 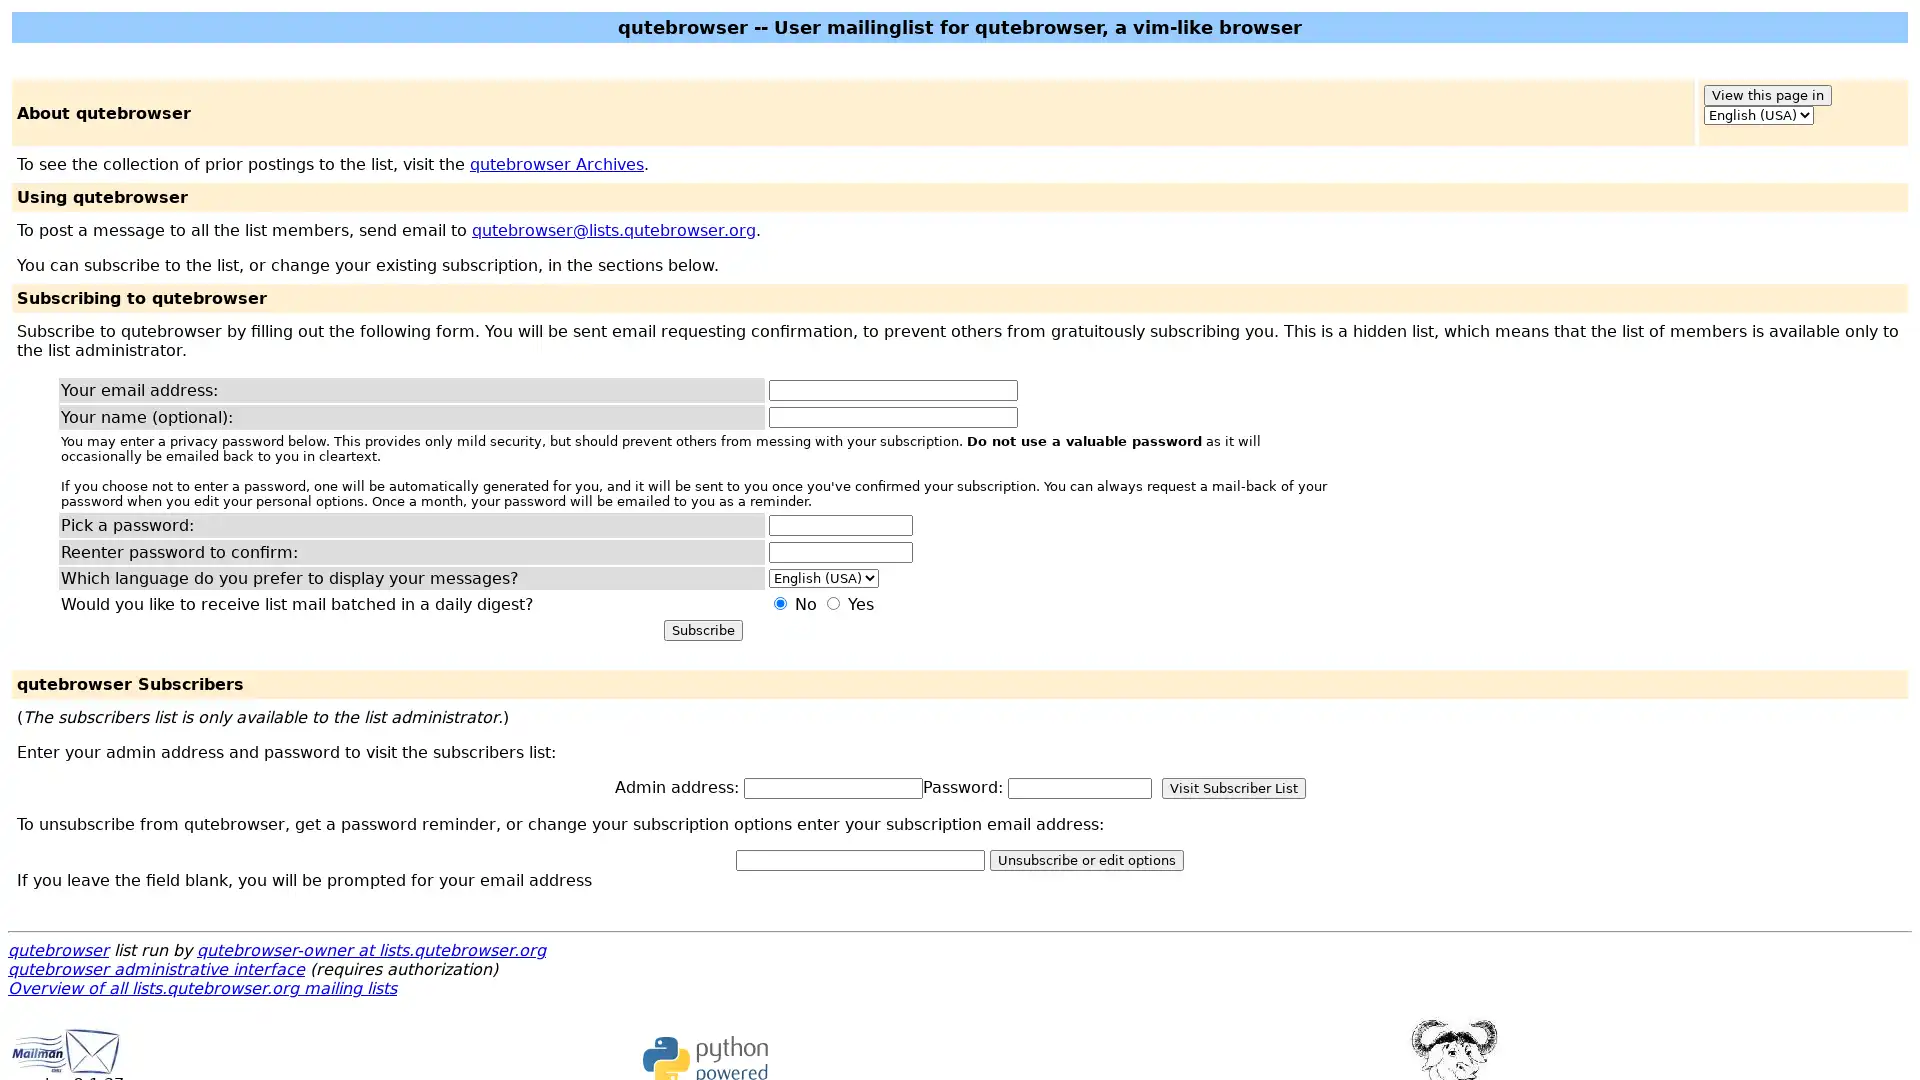 I want to click on View this page in, so click(x=1766, y=95).